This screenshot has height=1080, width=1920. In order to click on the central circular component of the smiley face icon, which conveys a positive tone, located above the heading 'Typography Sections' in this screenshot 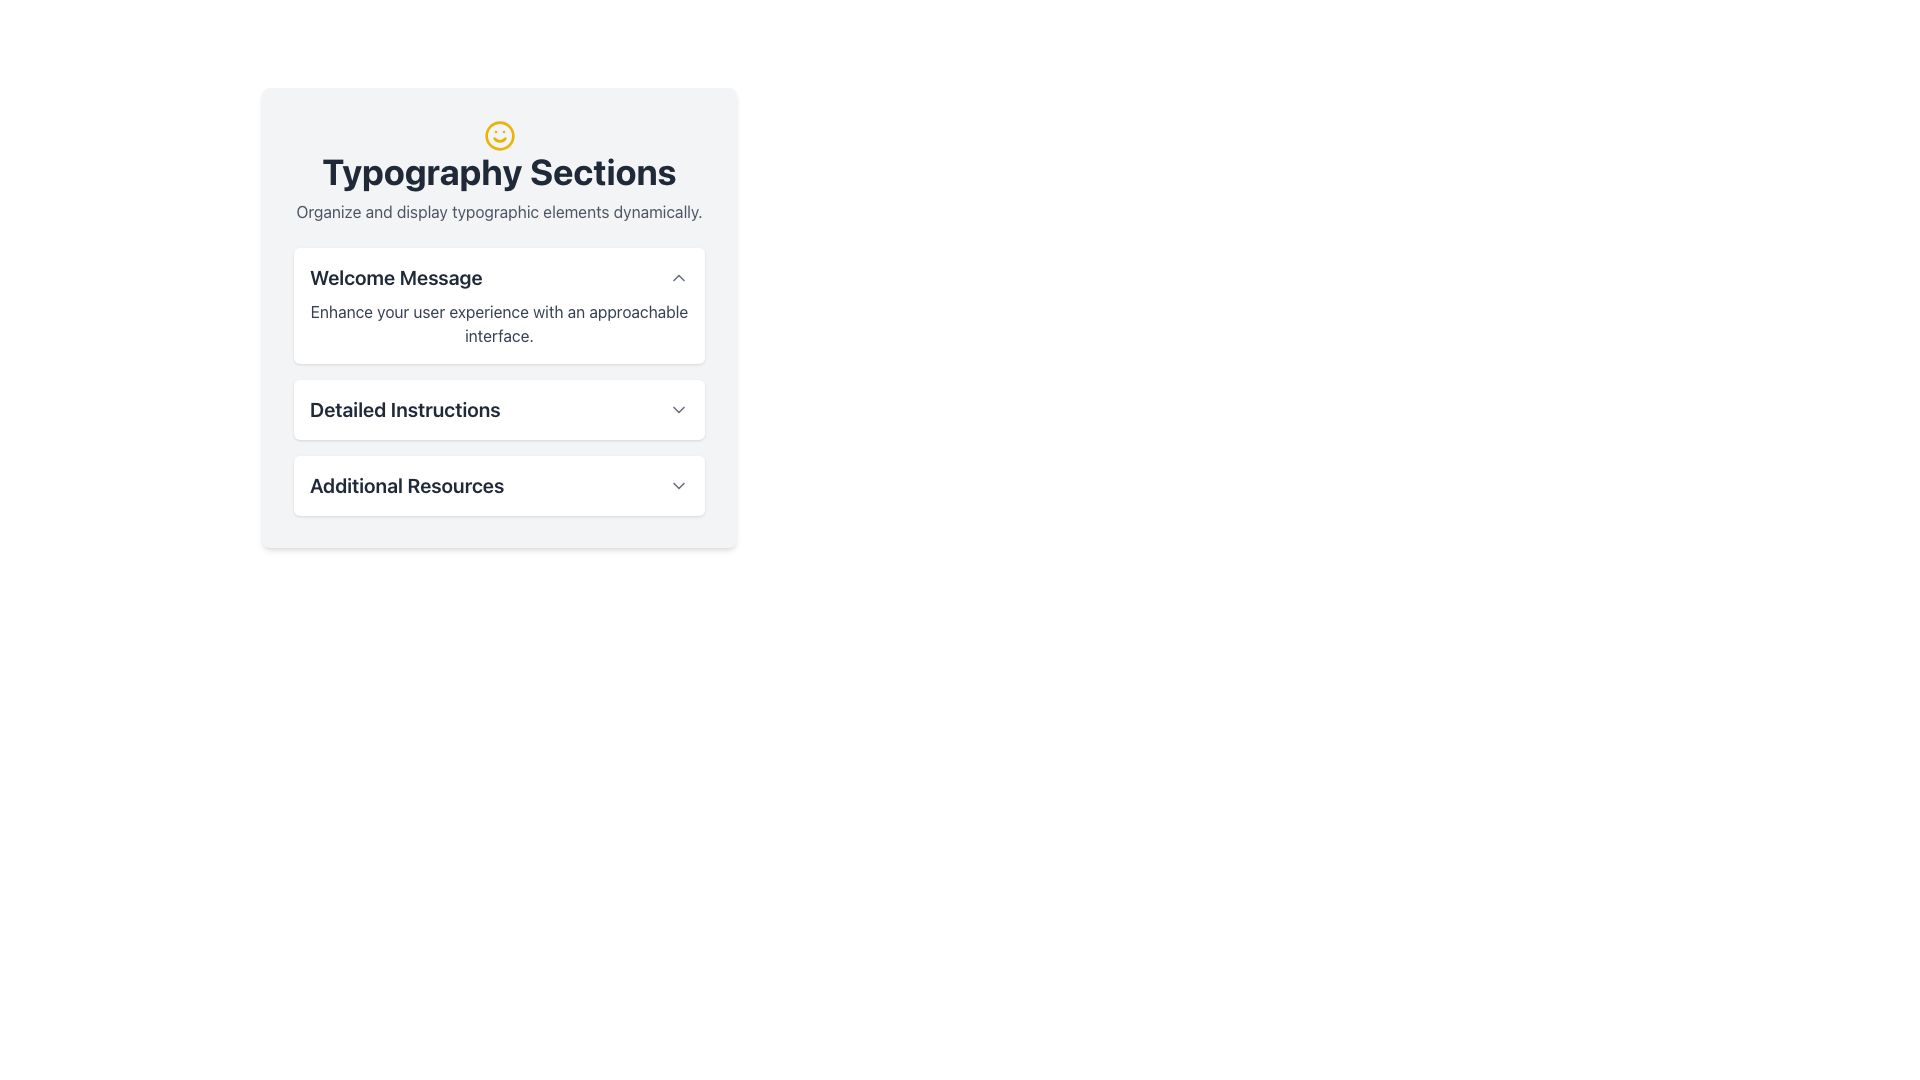, I will do `click(499, 135)`.